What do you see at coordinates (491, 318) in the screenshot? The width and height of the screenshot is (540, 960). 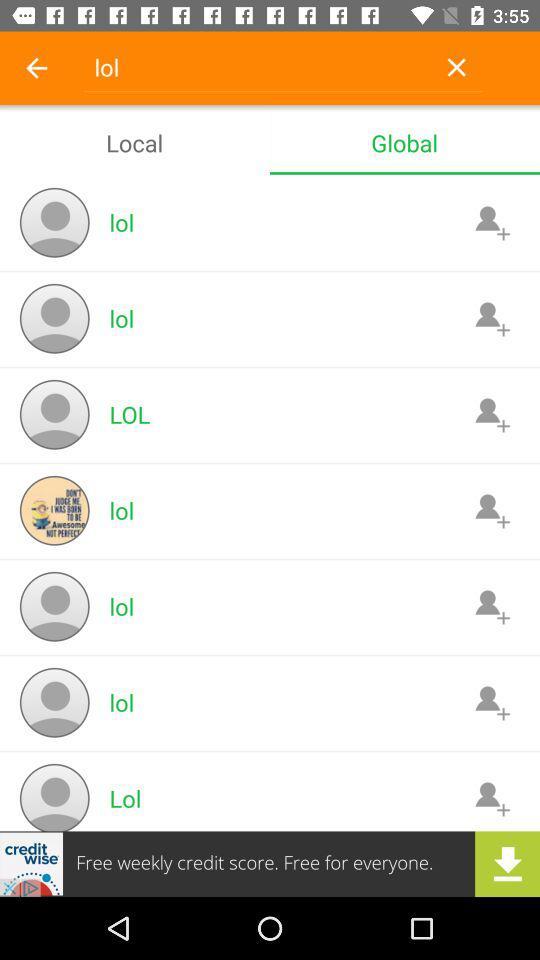 I see `contect button` at bounding box center [491, 318].